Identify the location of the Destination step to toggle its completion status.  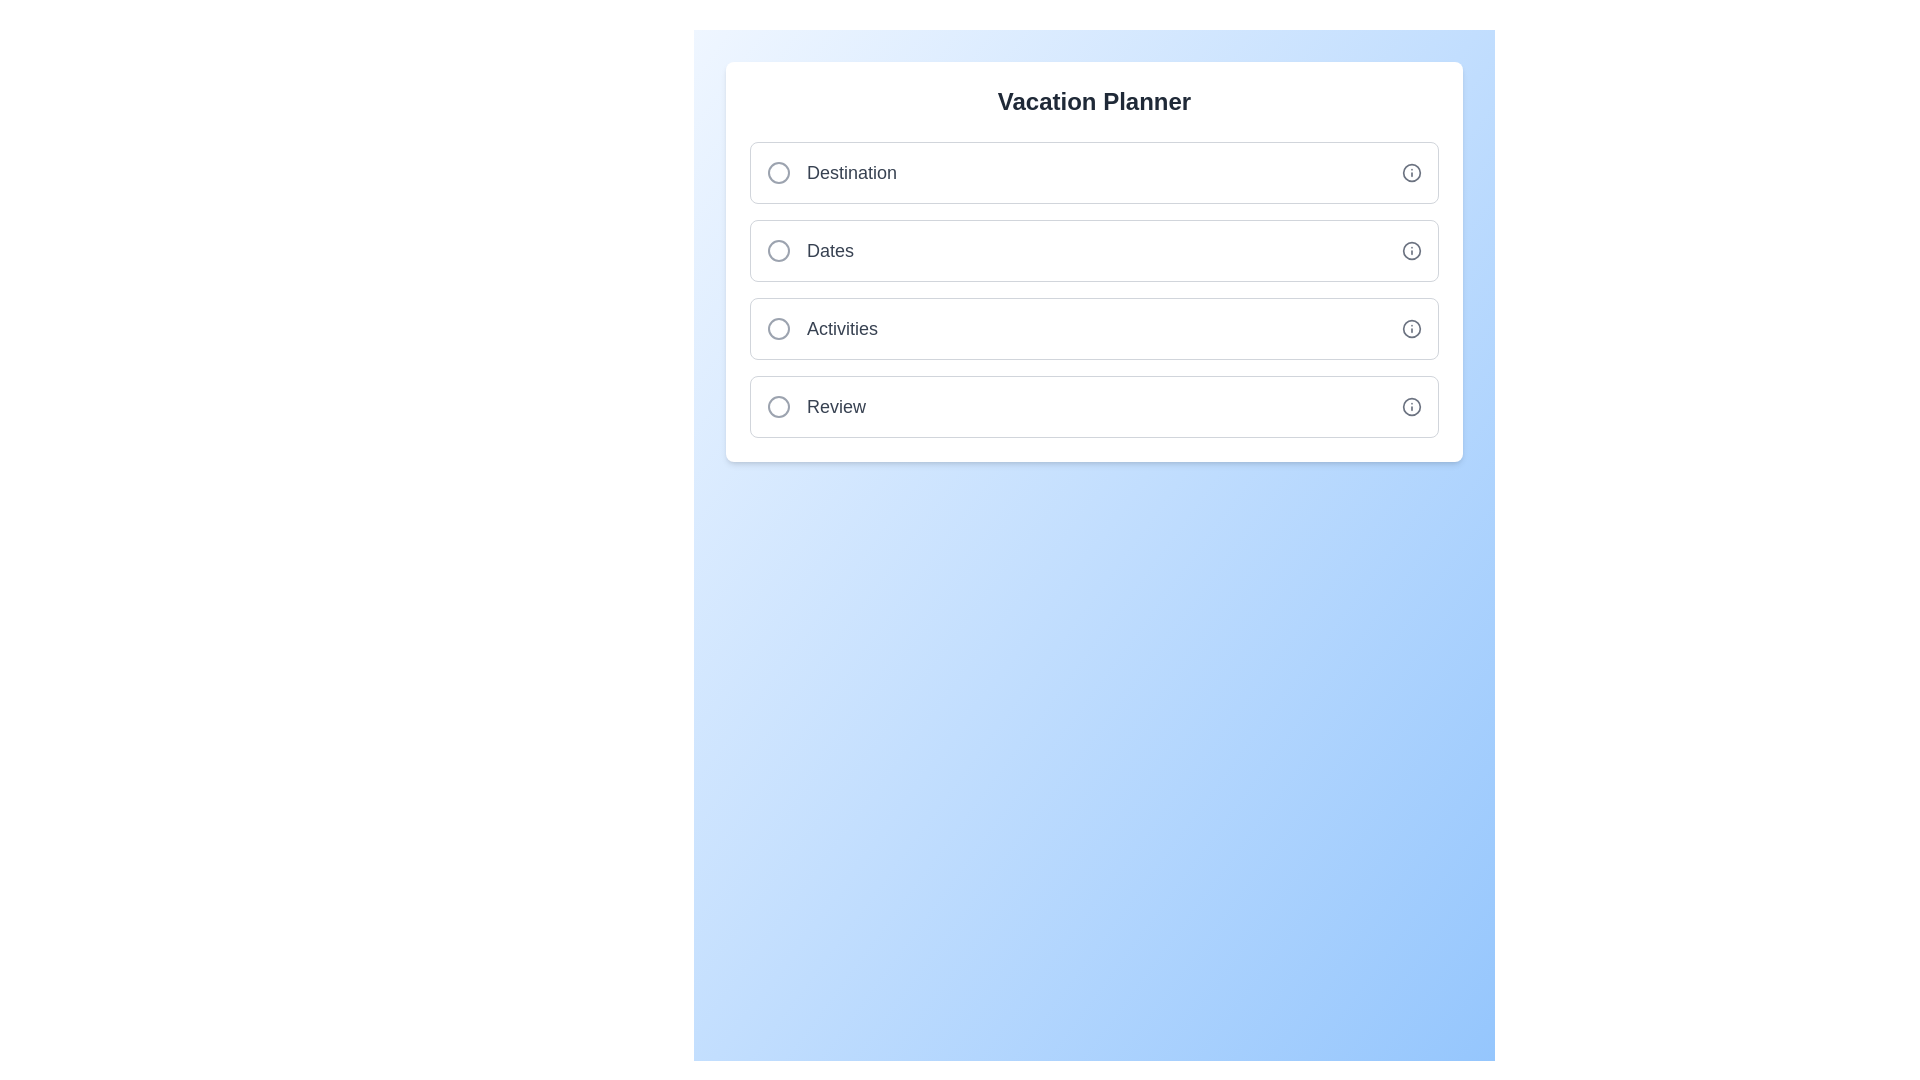
(1093, 172).